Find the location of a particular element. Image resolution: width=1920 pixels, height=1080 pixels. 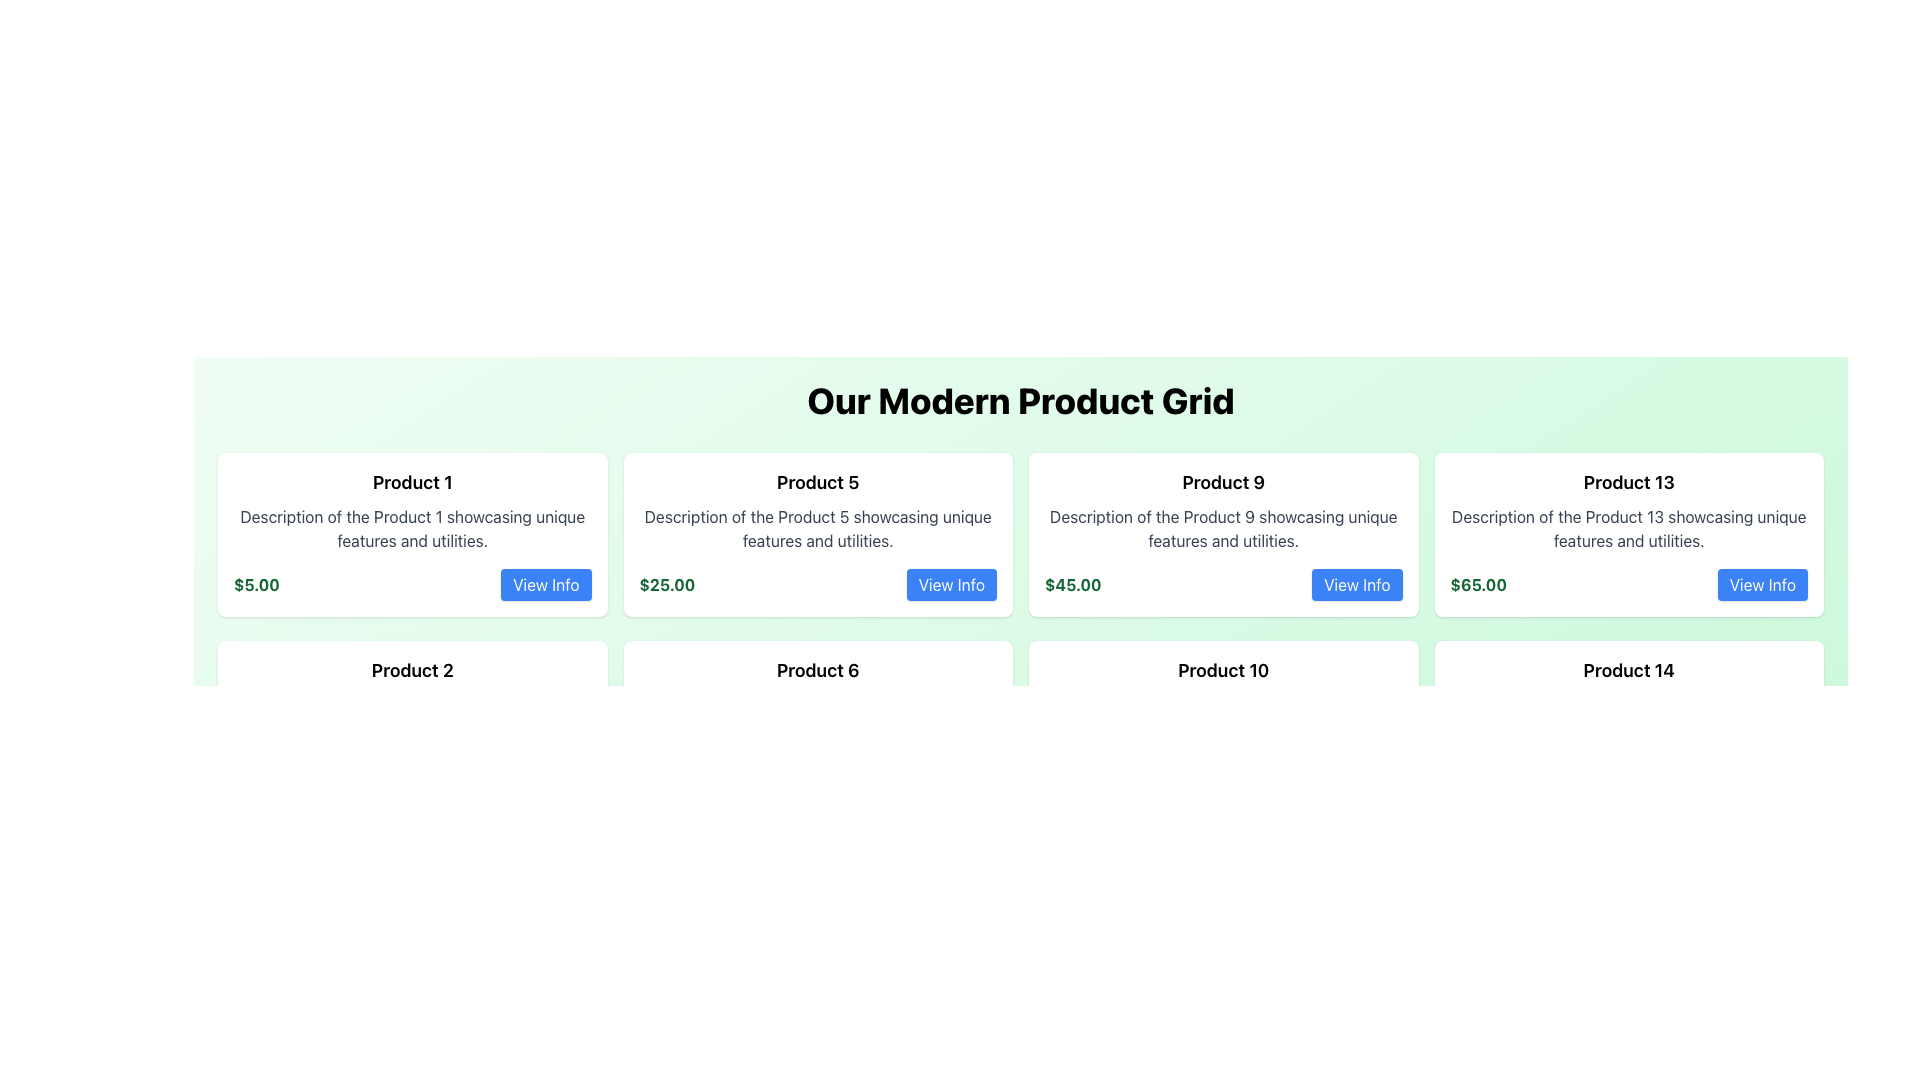

the button in the bottom-right corner of the first product card in the 'Our Modern Product Grid' section is located at coordinates (546, 585).